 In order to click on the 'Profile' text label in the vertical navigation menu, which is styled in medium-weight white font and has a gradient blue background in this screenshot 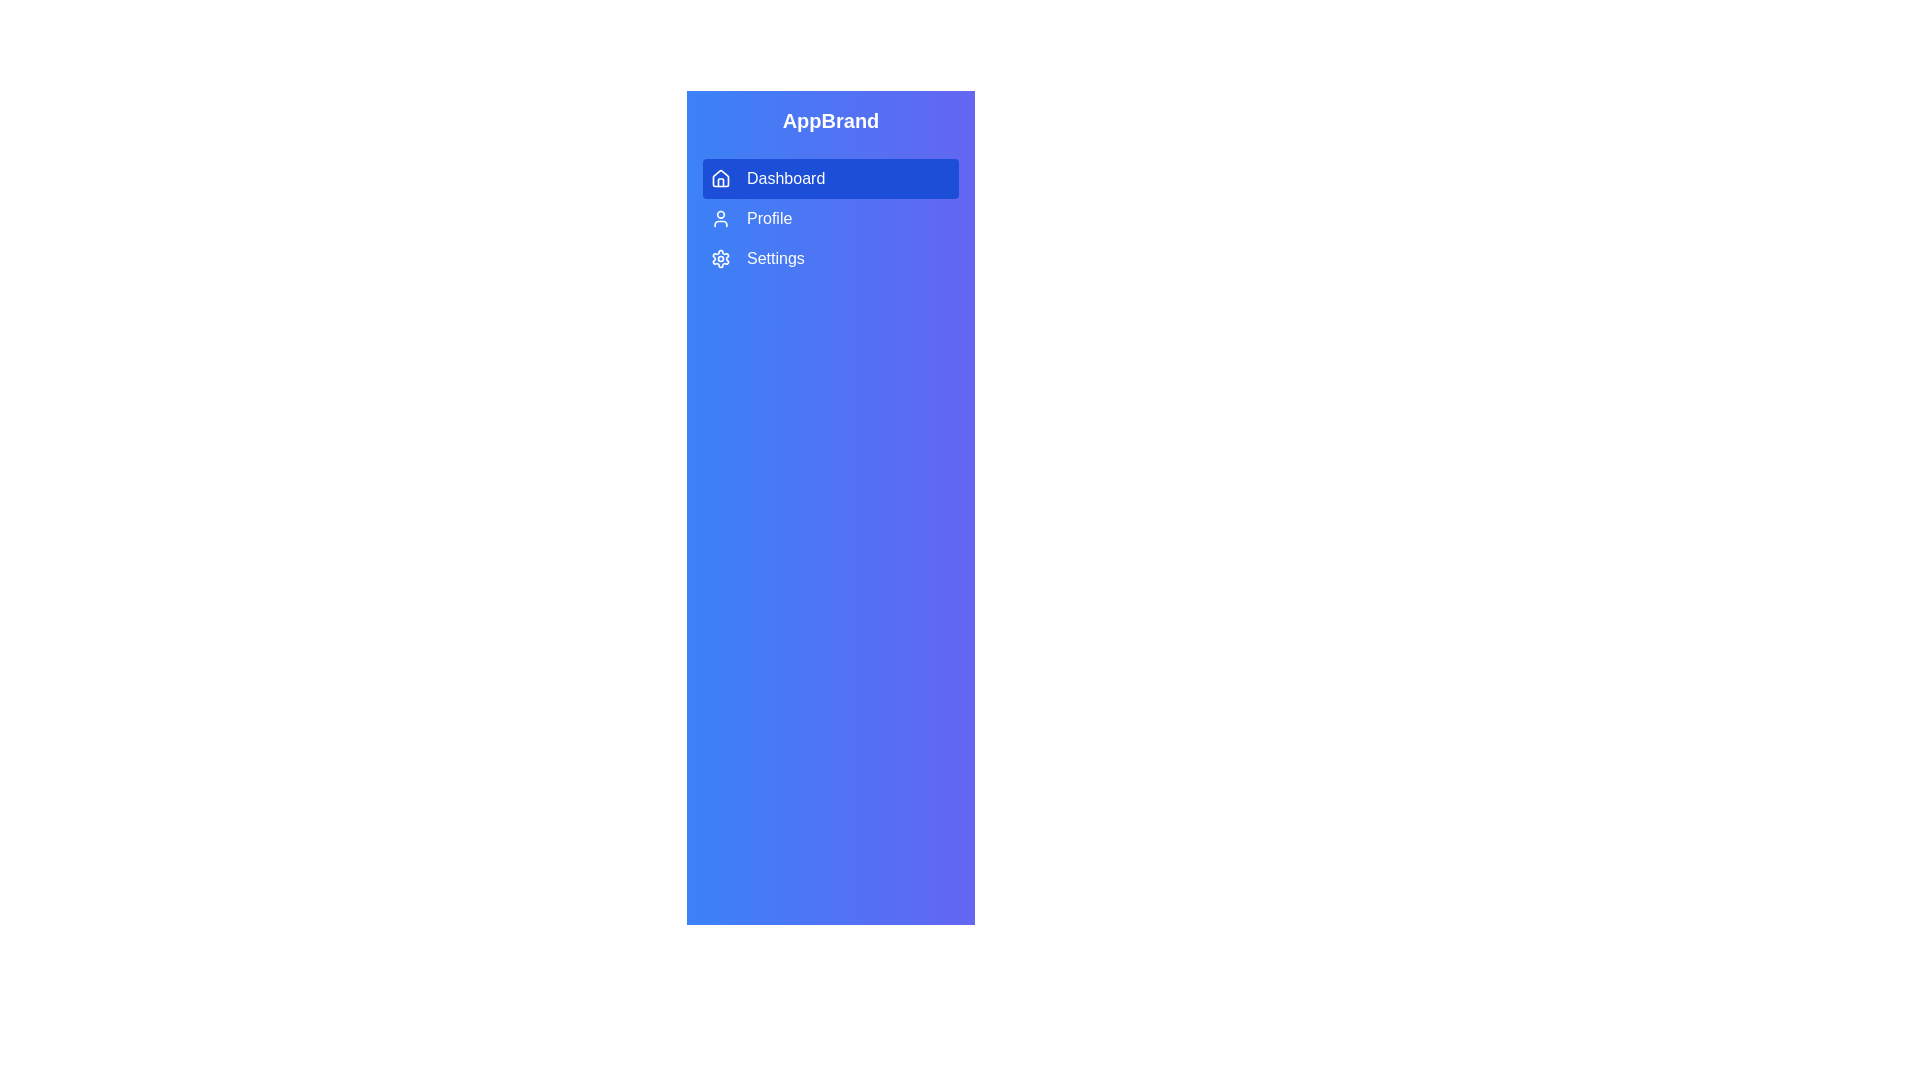, I will do `click(768, 219)`.